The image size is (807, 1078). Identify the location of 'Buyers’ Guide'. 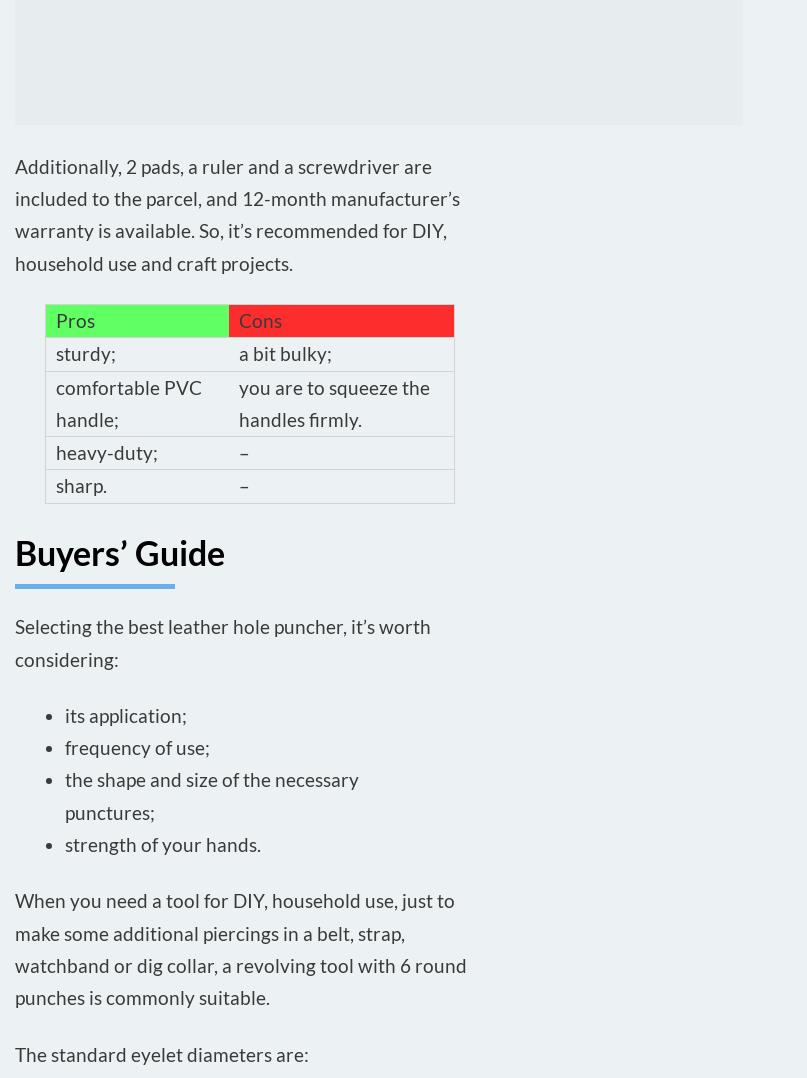
(119, 550).